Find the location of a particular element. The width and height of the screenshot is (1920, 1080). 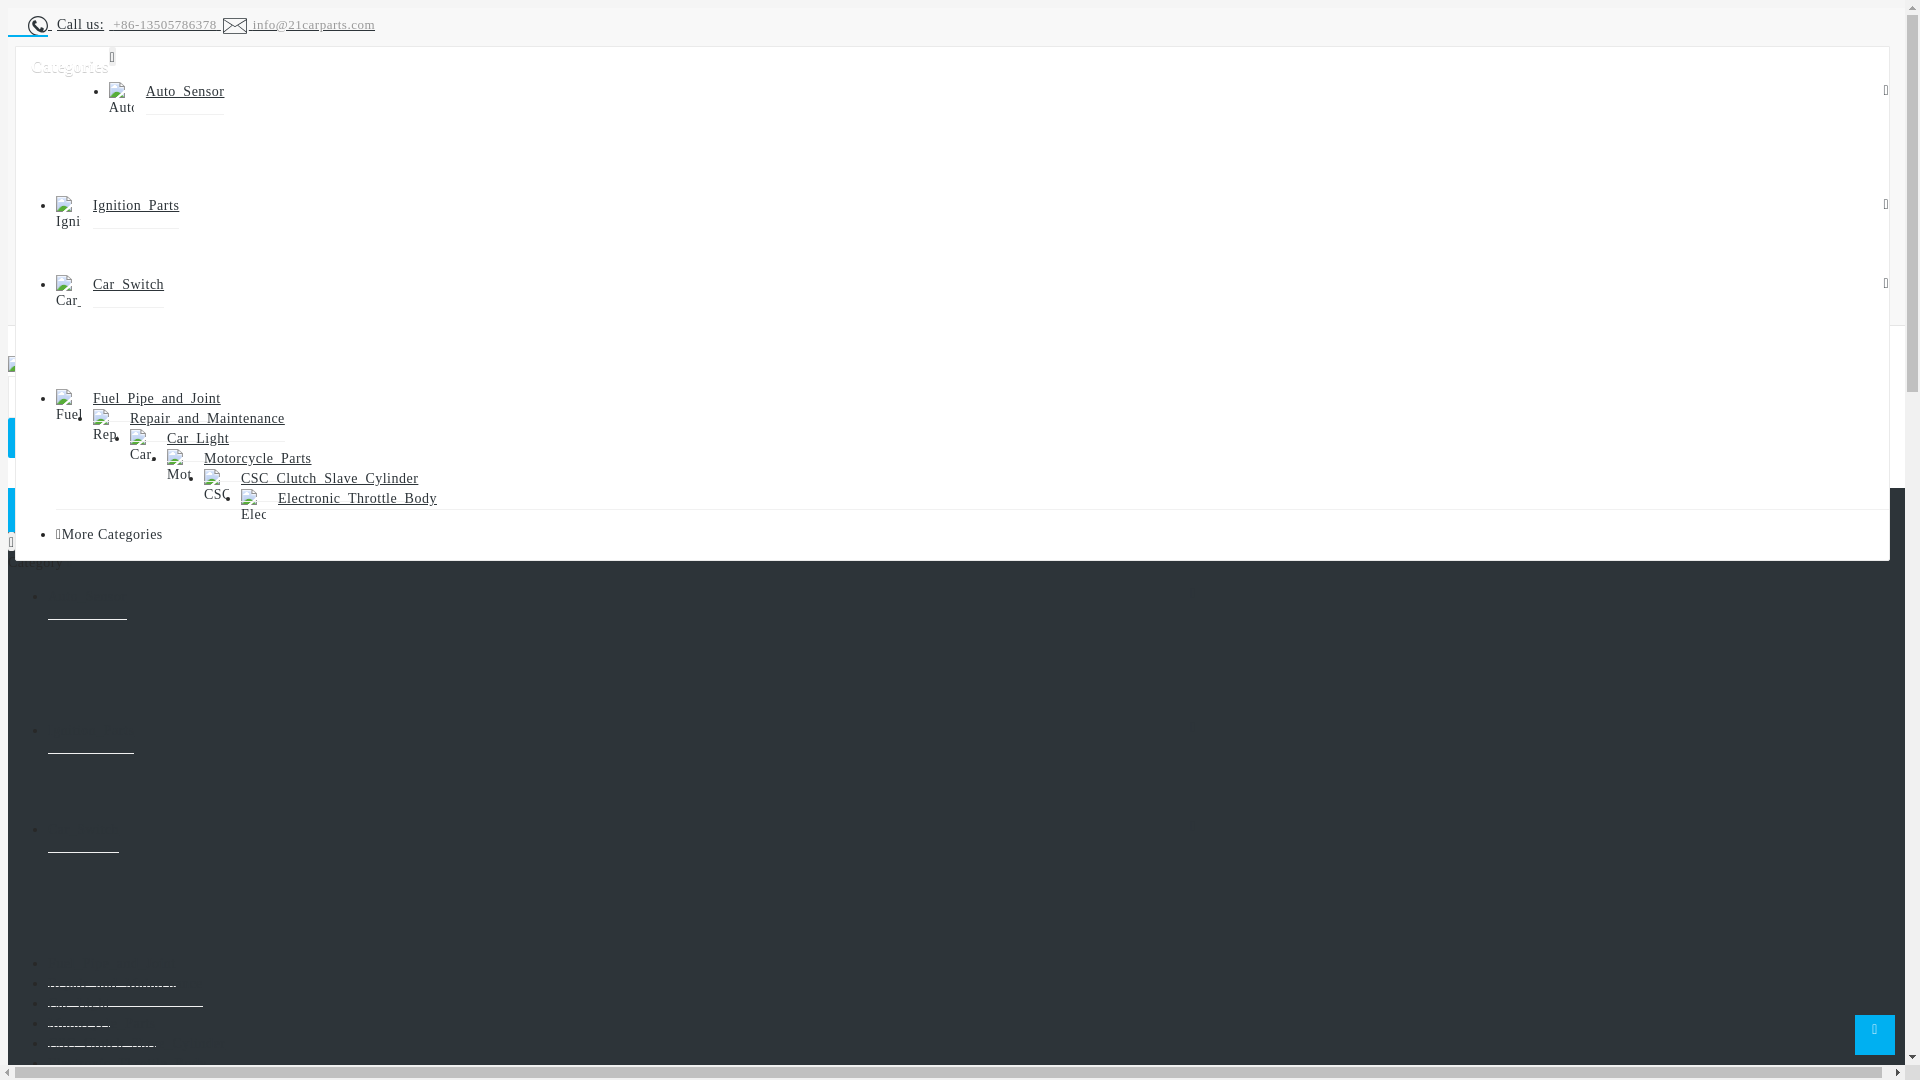

'Motorcycle_Parts' is located at coordinates (203, 459).